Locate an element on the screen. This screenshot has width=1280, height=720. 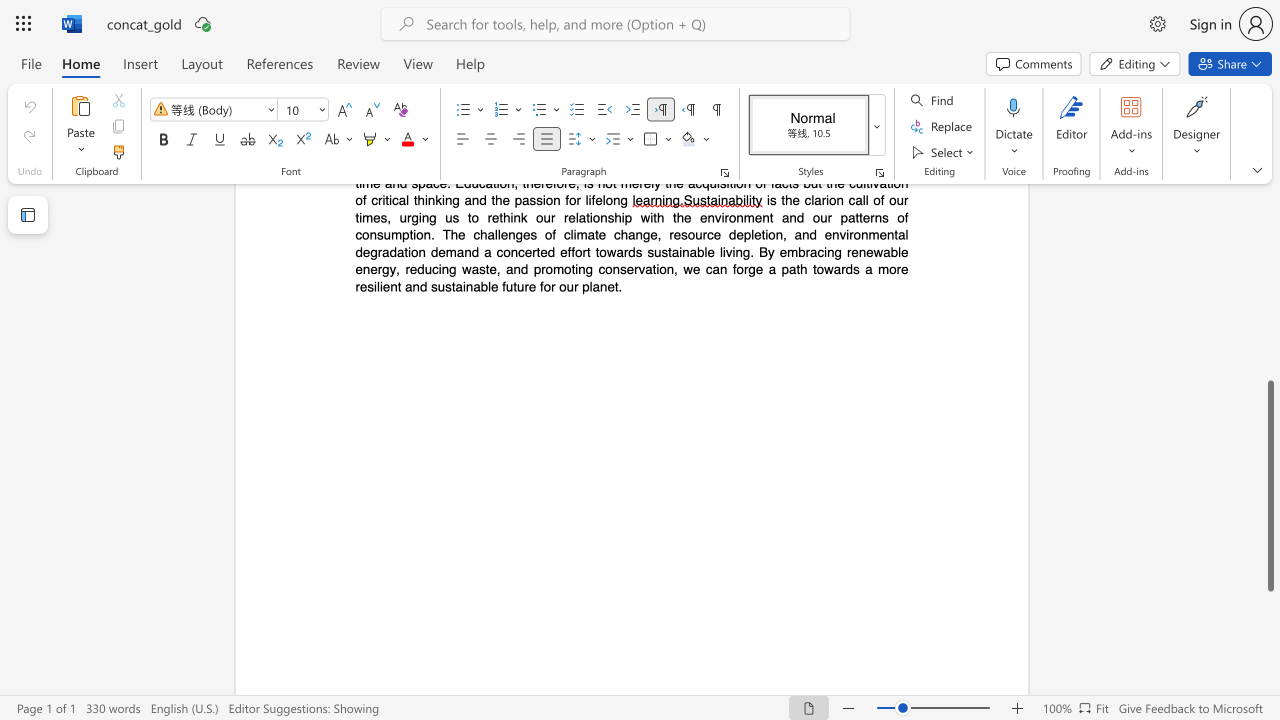
the scrollbar and move down 200 pixels is located at coordinates (1269, 486).